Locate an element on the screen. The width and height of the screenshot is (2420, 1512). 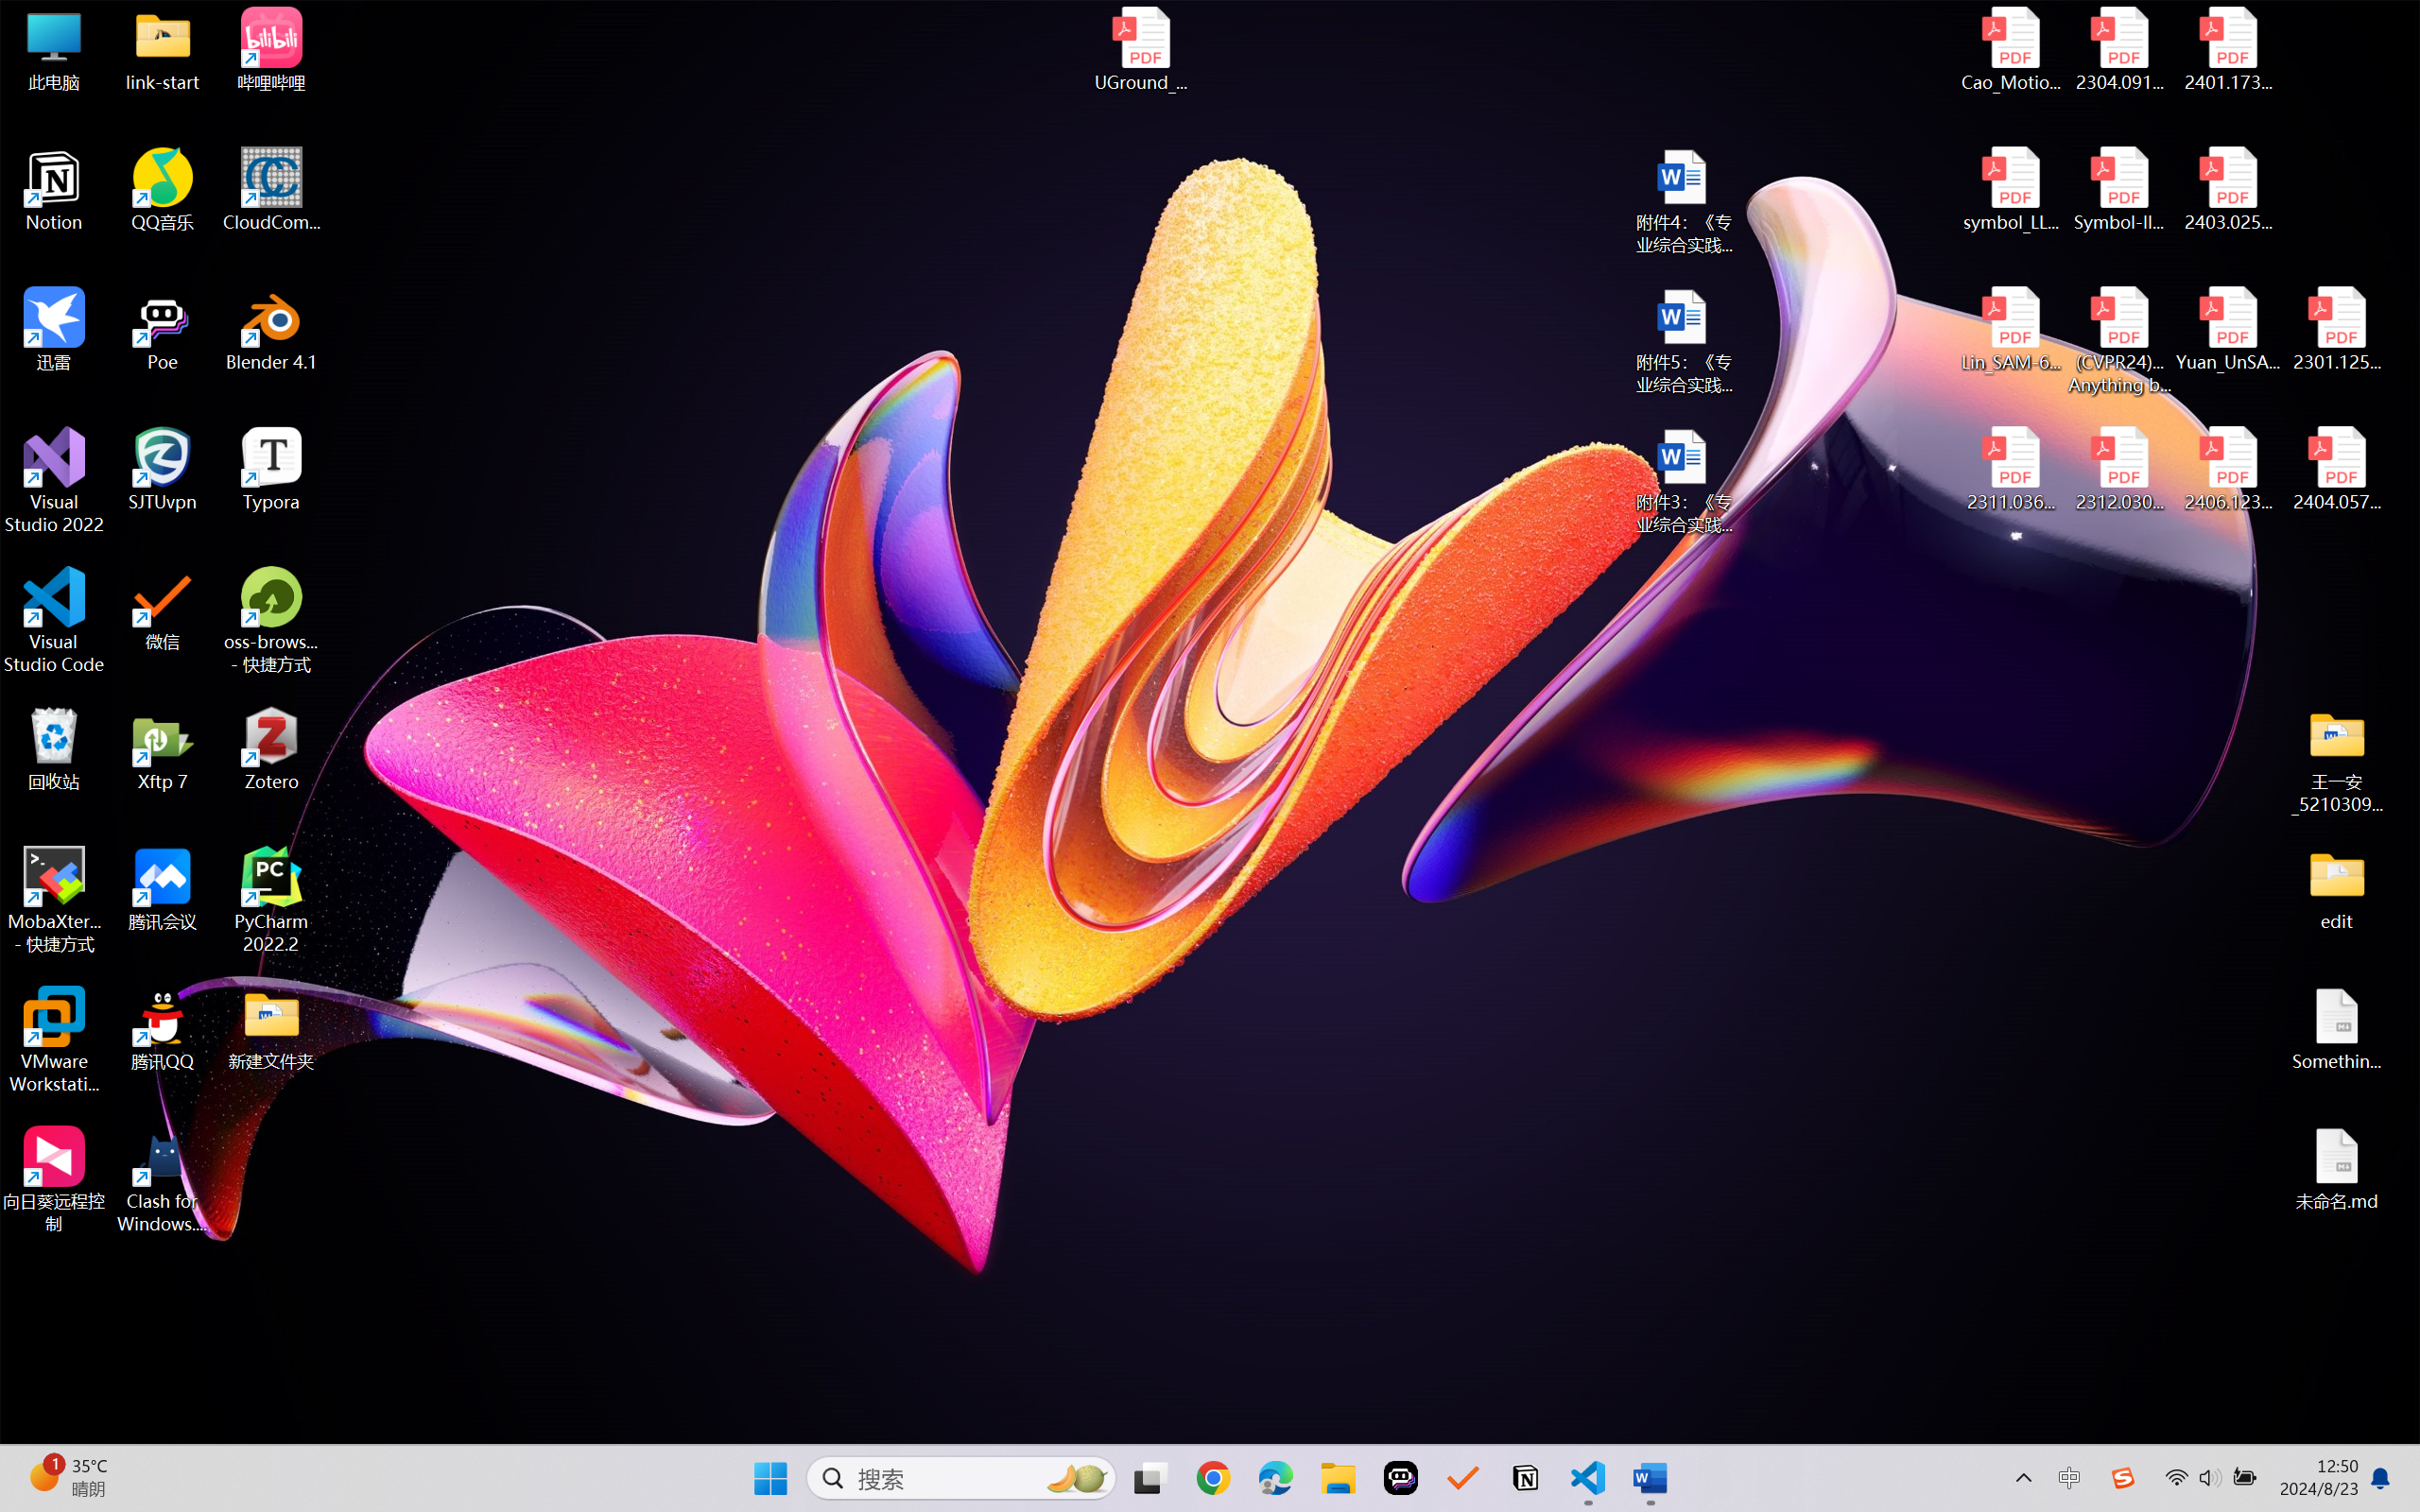
'2304.09121v3.pdf' is located at coordinates (2118, 49).